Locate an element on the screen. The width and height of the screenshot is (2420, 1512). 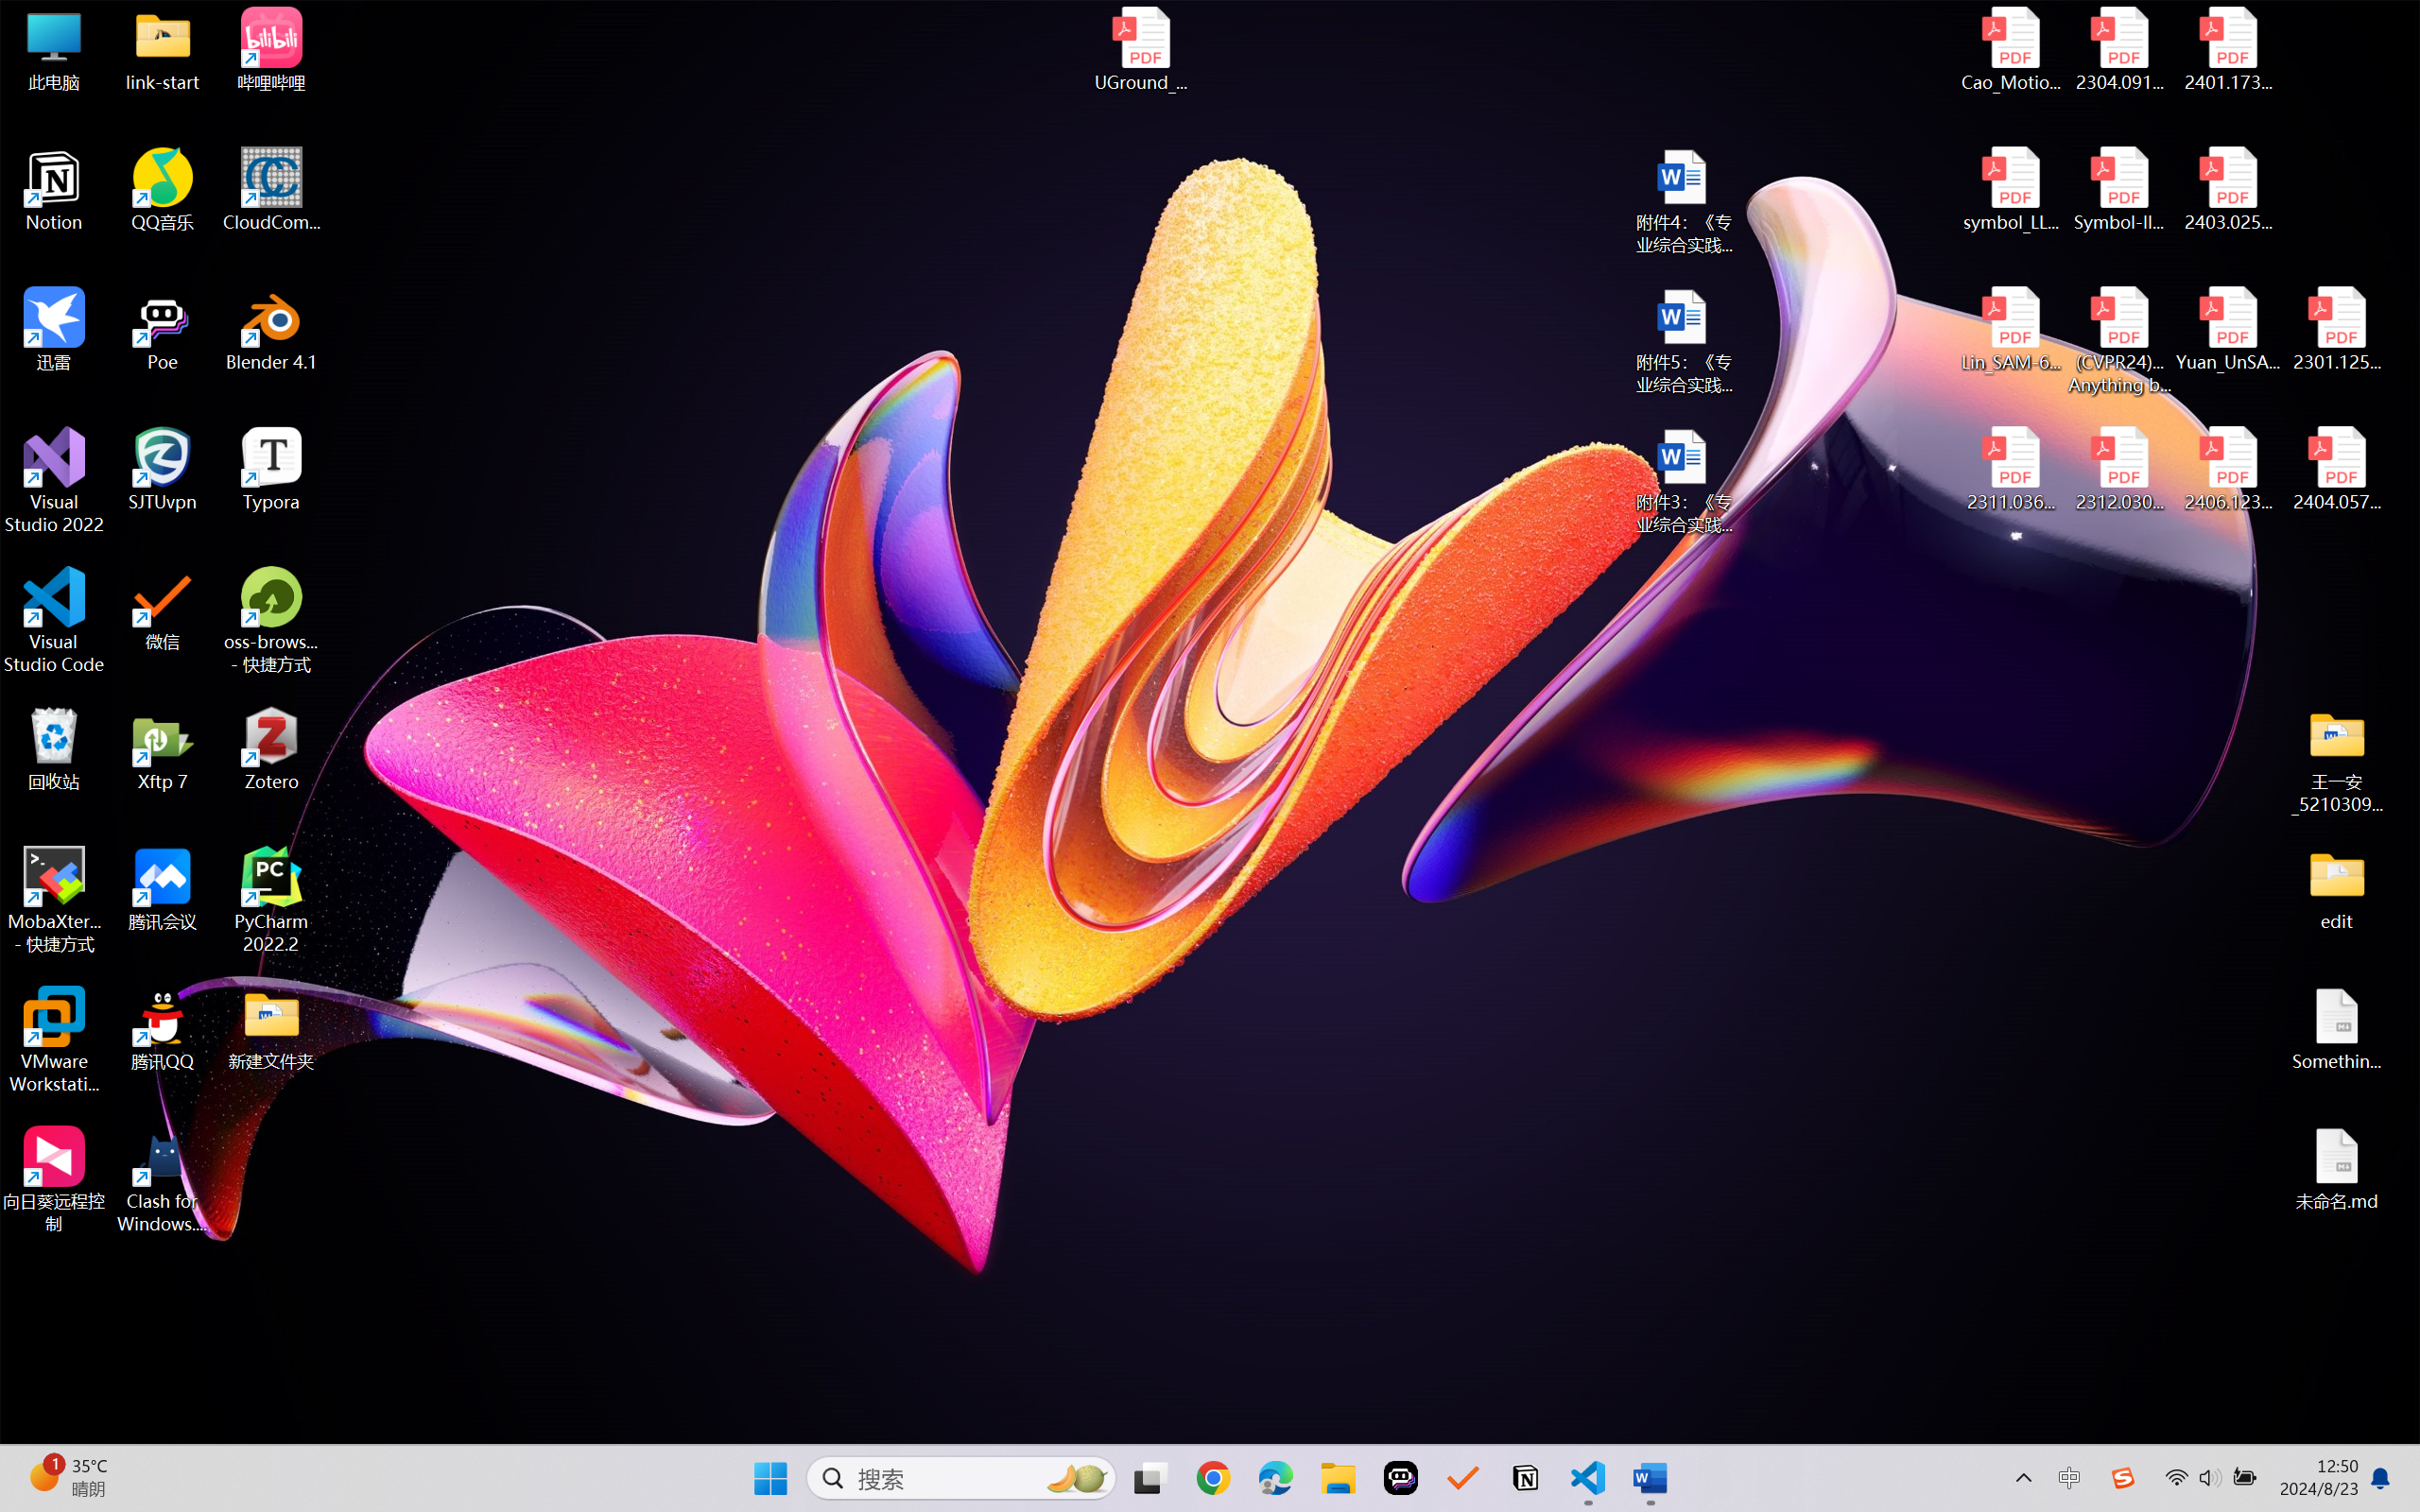
'2304.09121v3.pdf' is located at coordinates (2118, 49).